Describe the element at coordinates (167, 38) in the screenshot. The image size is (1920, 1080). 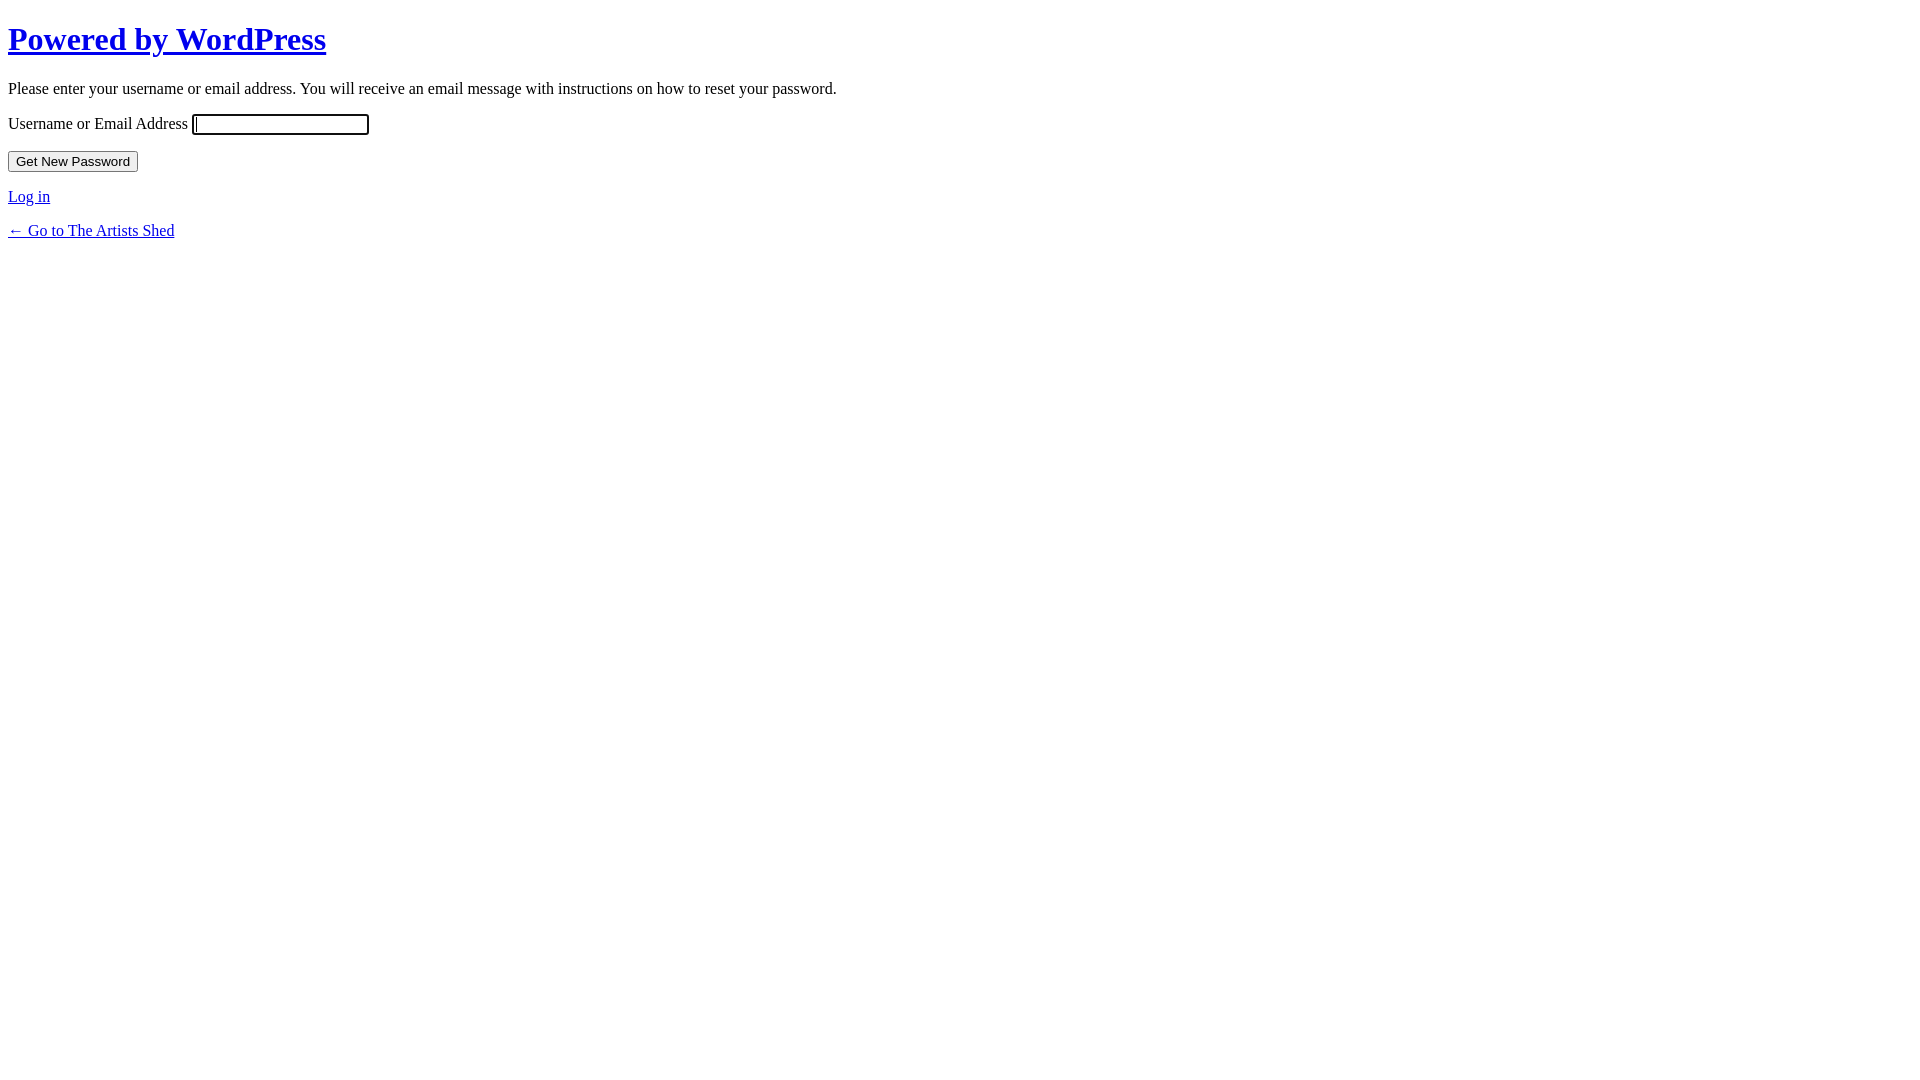
I see `'Powered by WordPress'` at that location.